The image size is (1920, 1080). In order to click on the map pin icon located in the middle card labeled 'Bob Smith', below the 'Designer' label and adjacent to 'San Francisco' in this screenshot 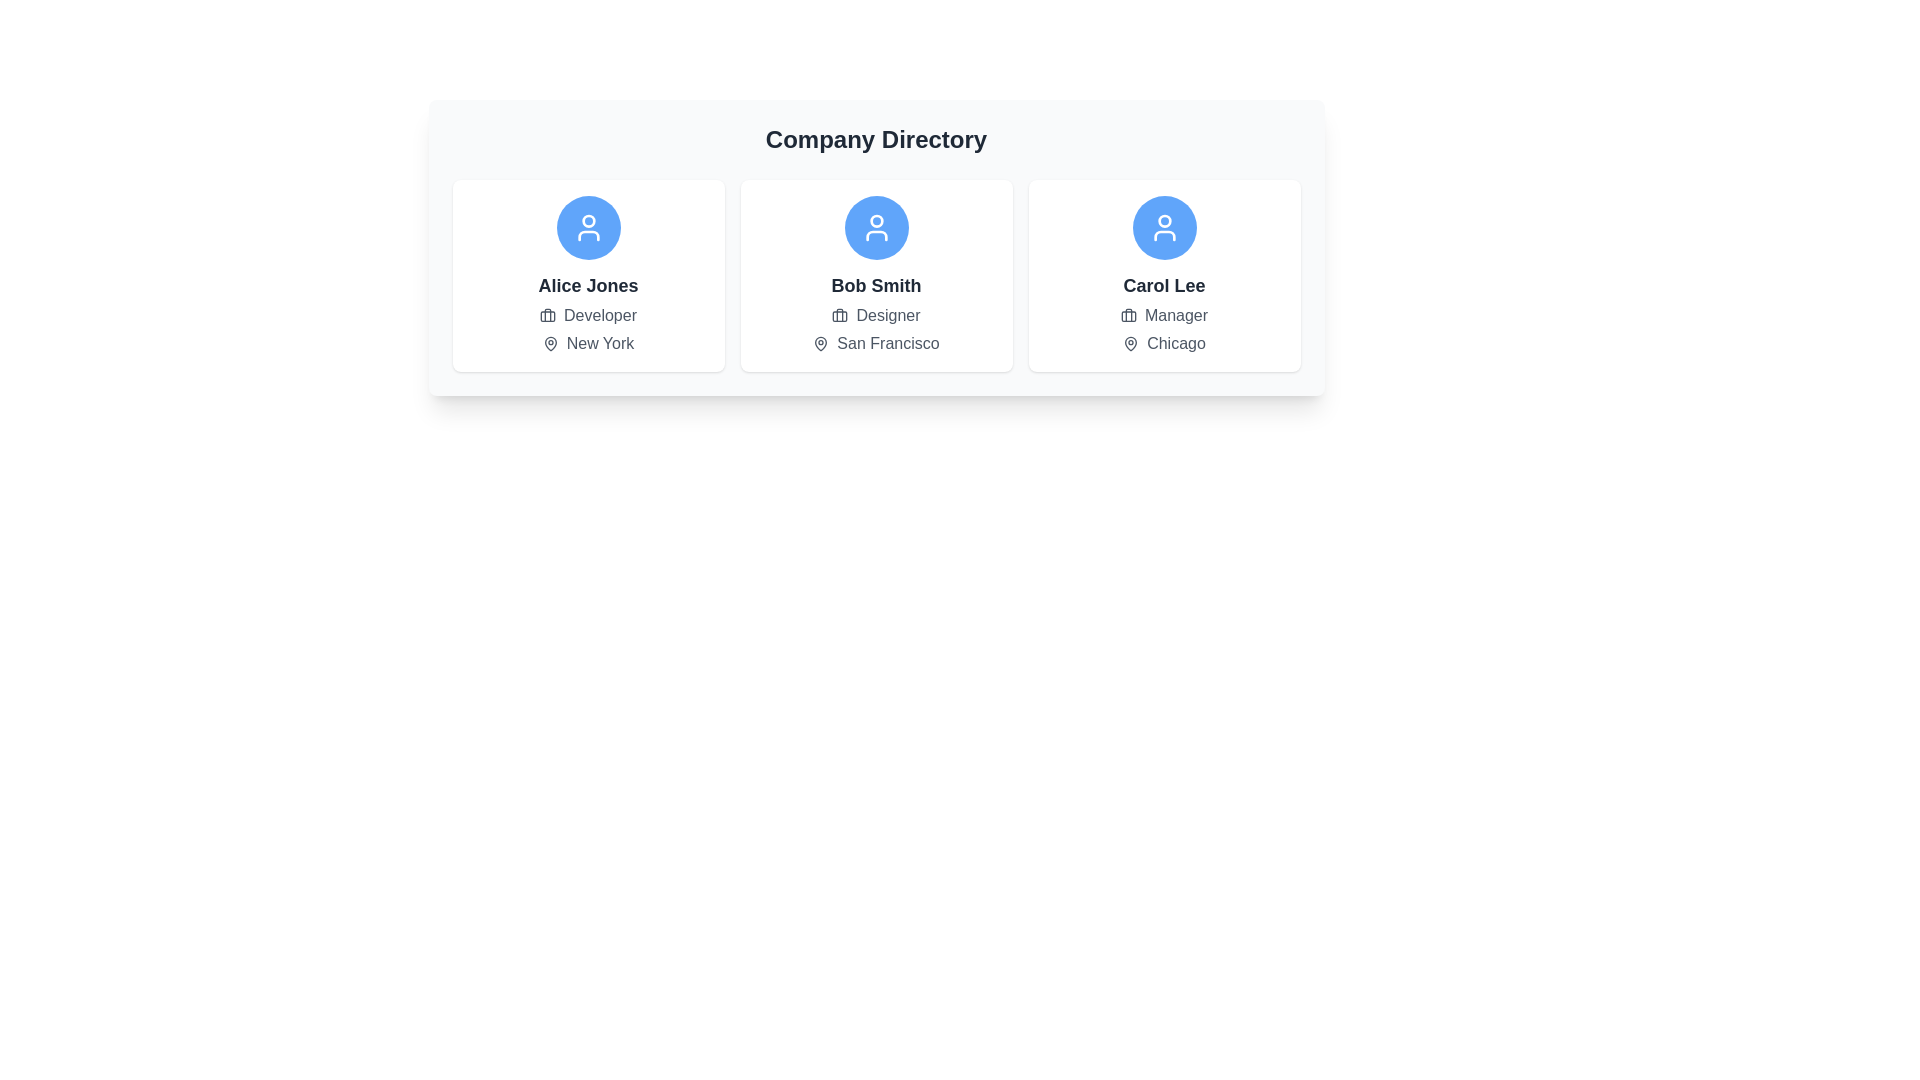, I will do `click(821, 342)`.